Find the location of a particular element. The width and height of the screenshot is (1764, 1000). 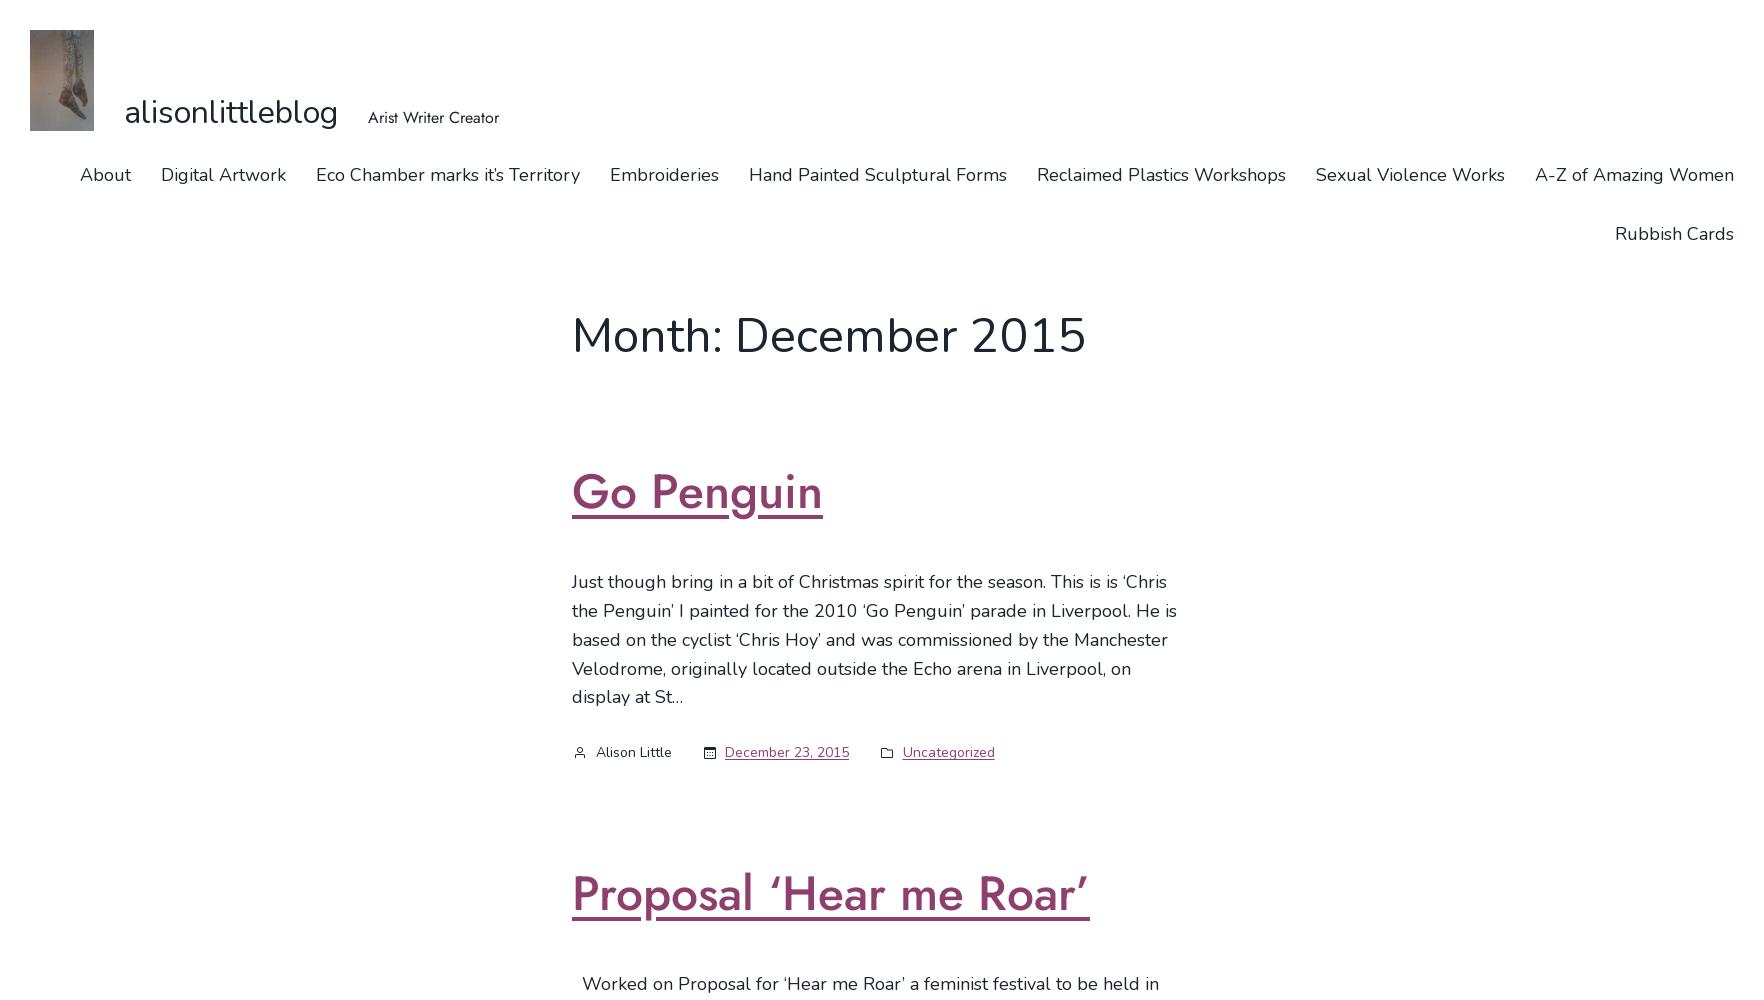

'Proposal ‘Hear me Roar’' is located at coordinates (831, 892).